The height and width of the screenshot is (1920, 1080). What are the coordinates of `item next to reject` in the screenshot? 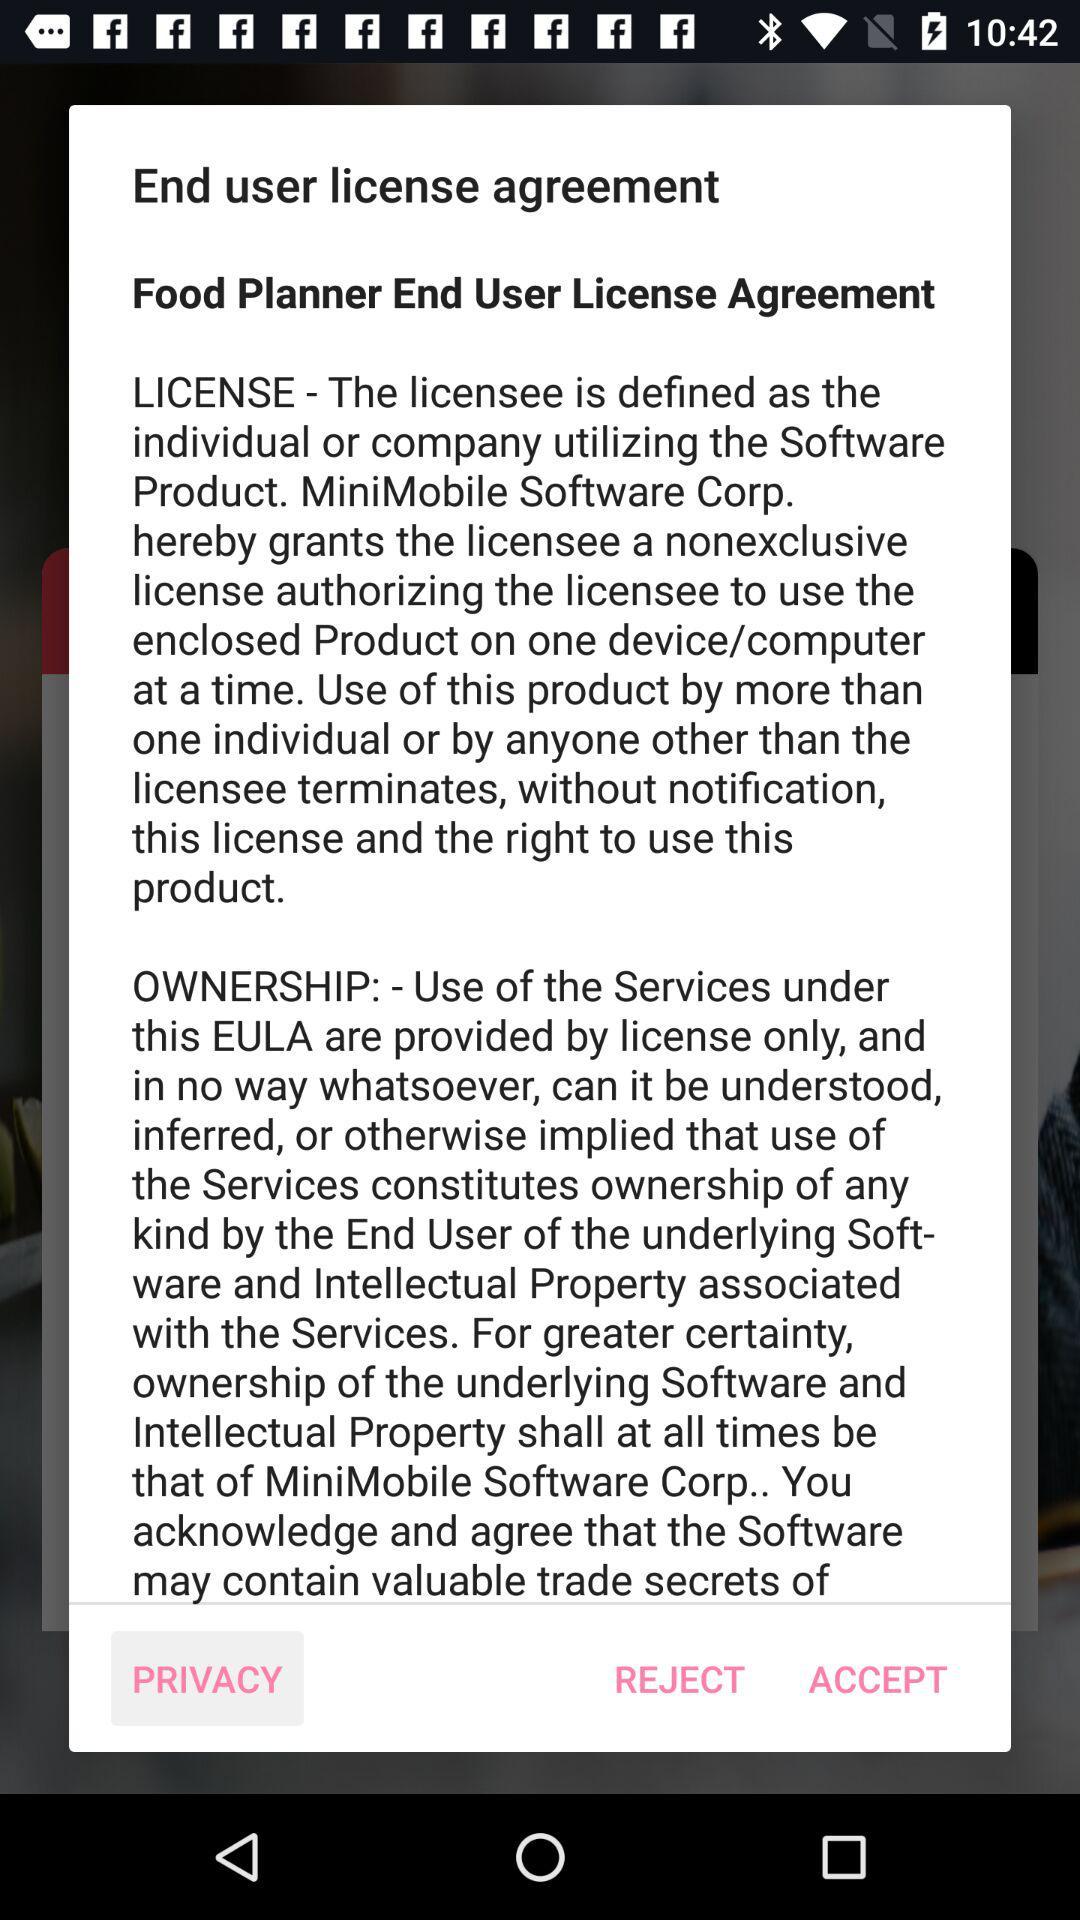 It's located at (207, 1678).